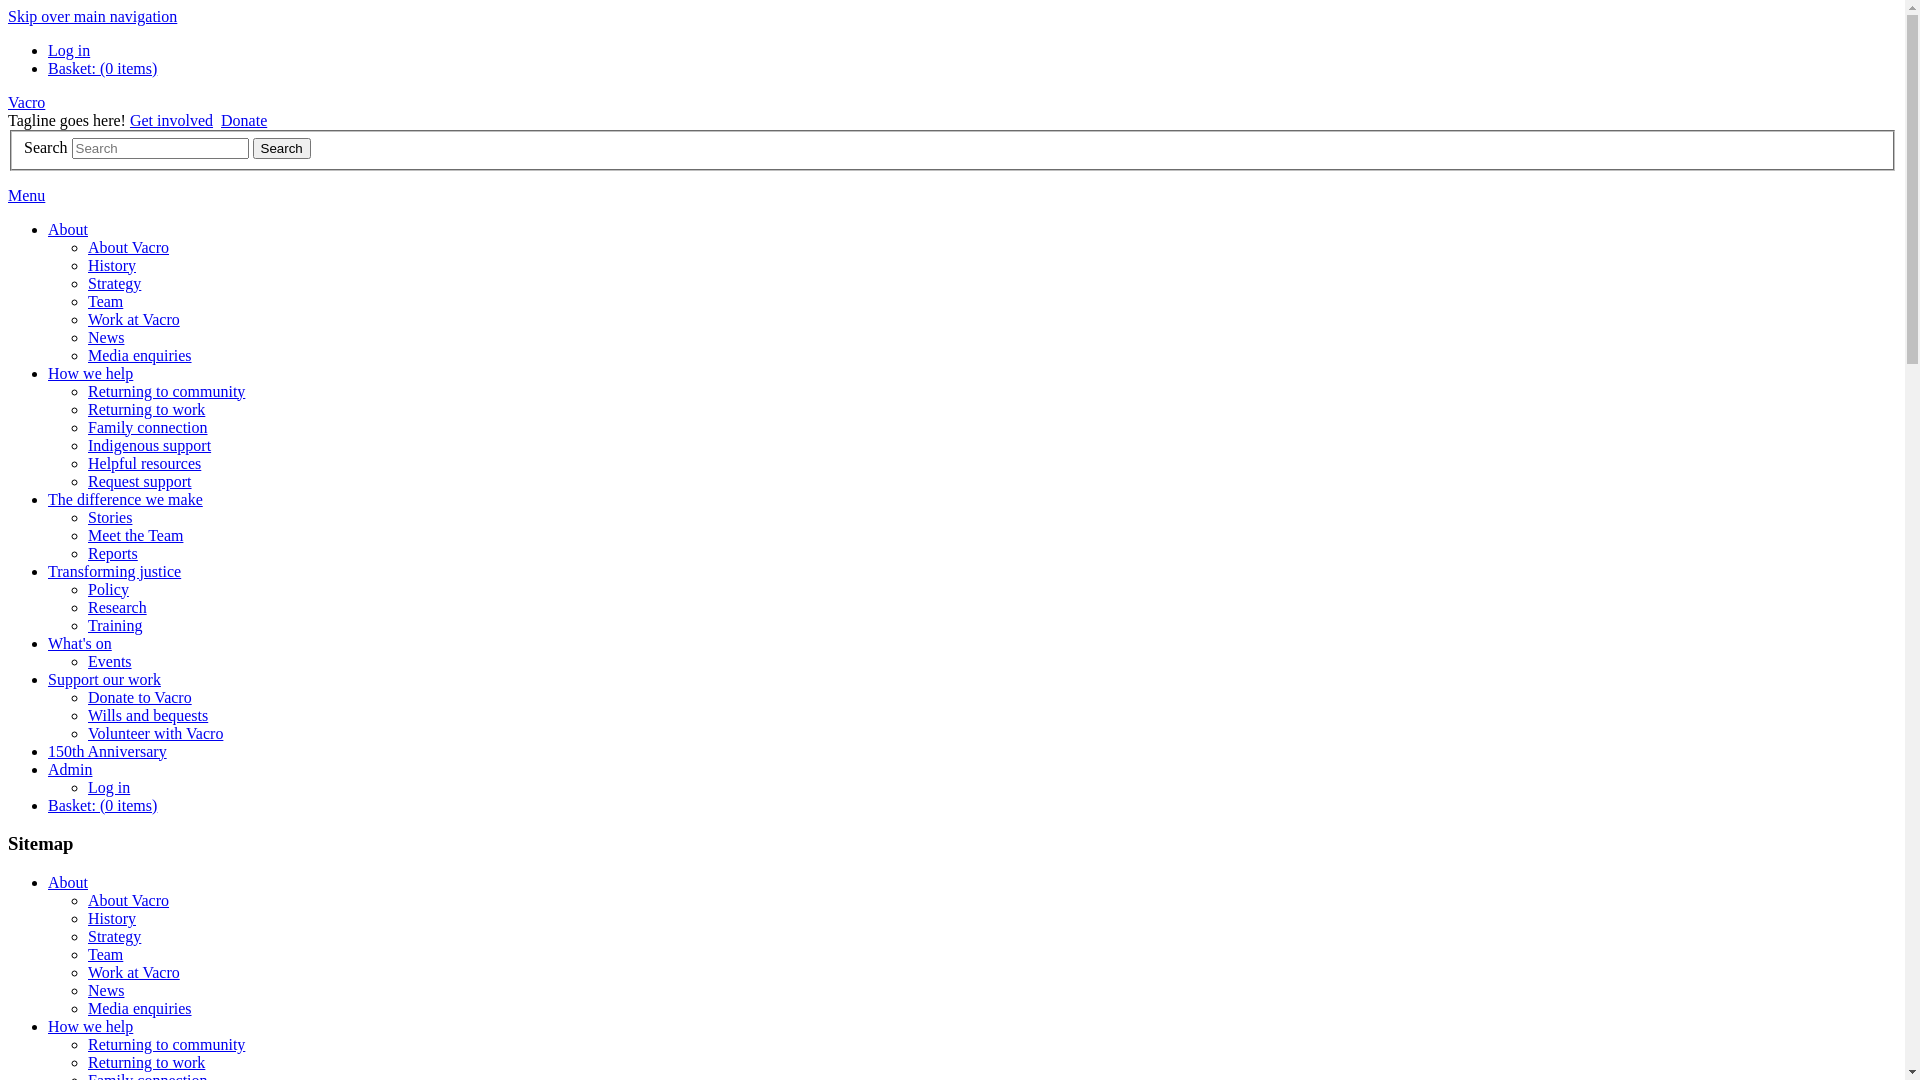 Image resolution: width=1920 pixels, height=1080 pixels. I want to click on 'Events', so click(109, 661).